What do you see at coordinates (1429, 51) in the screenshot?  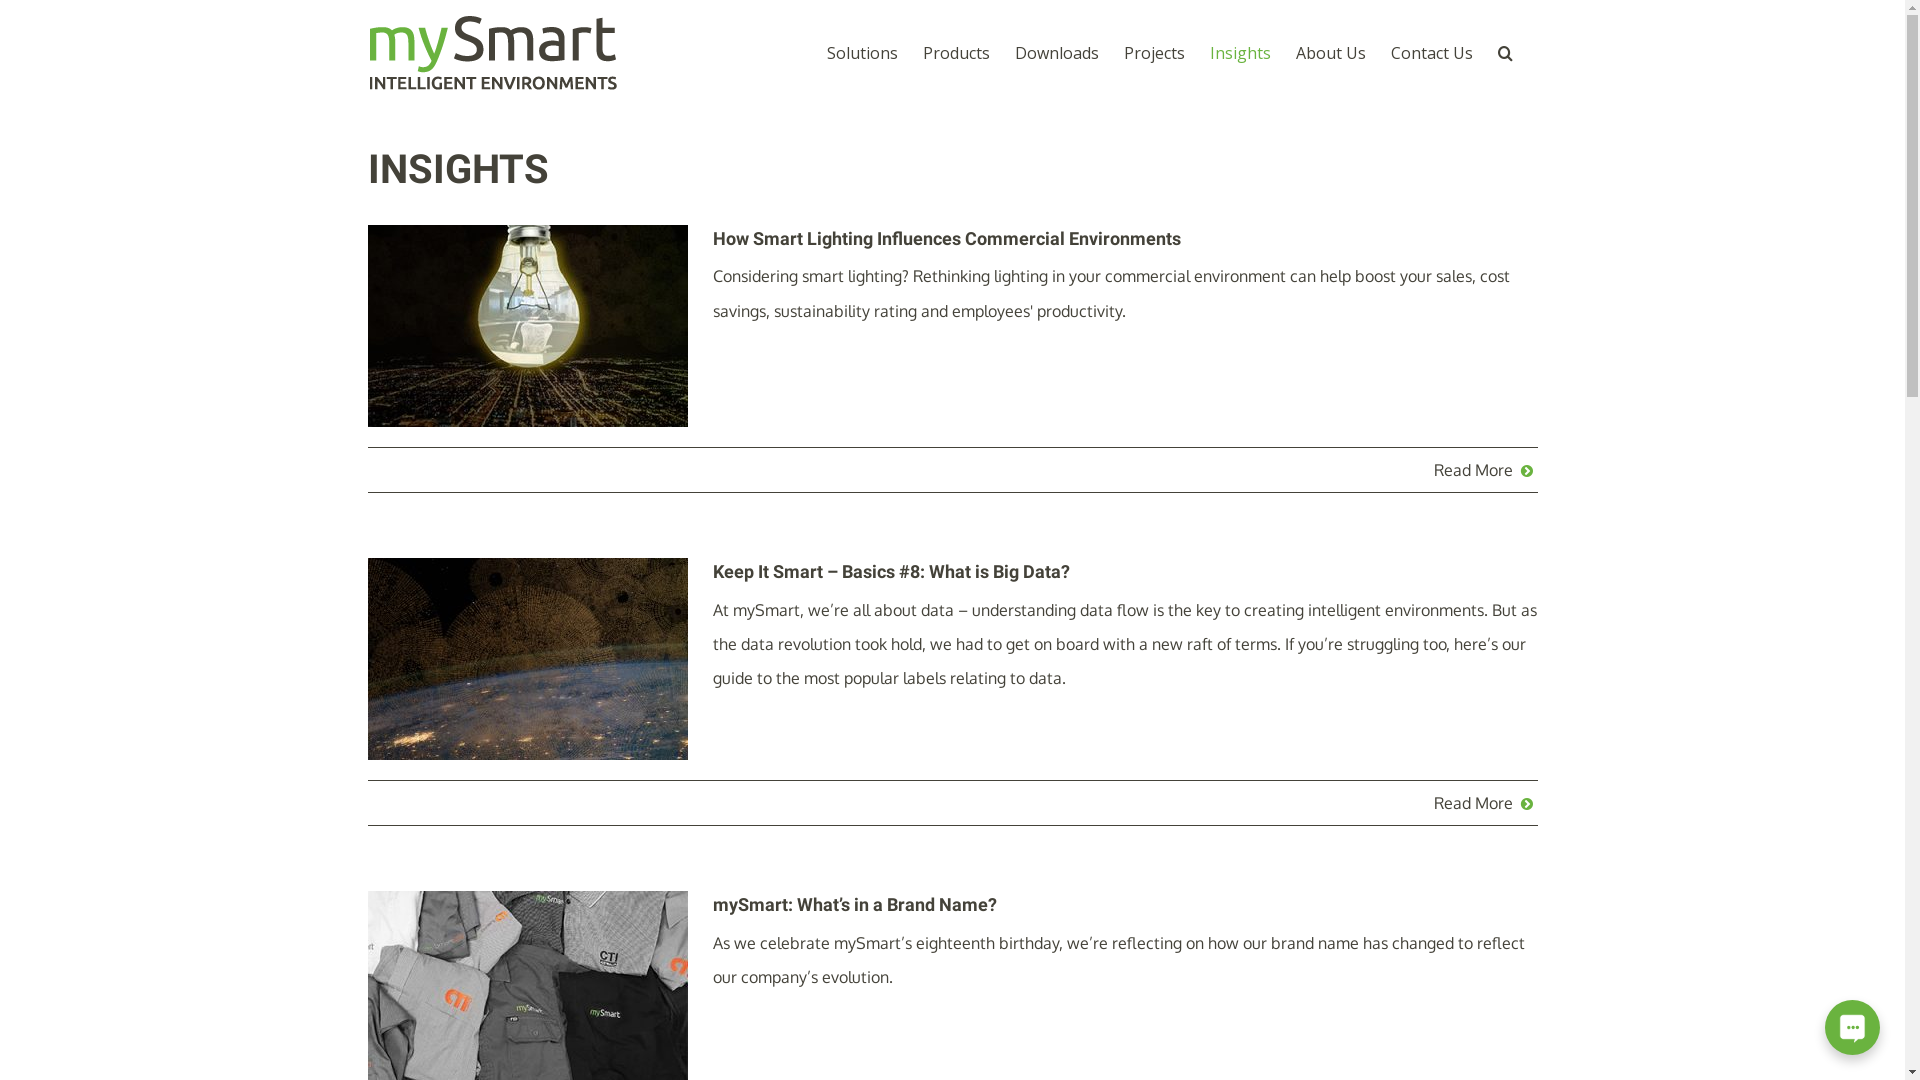 I see `'Contact Us'` at bounding box center [1429, 51].